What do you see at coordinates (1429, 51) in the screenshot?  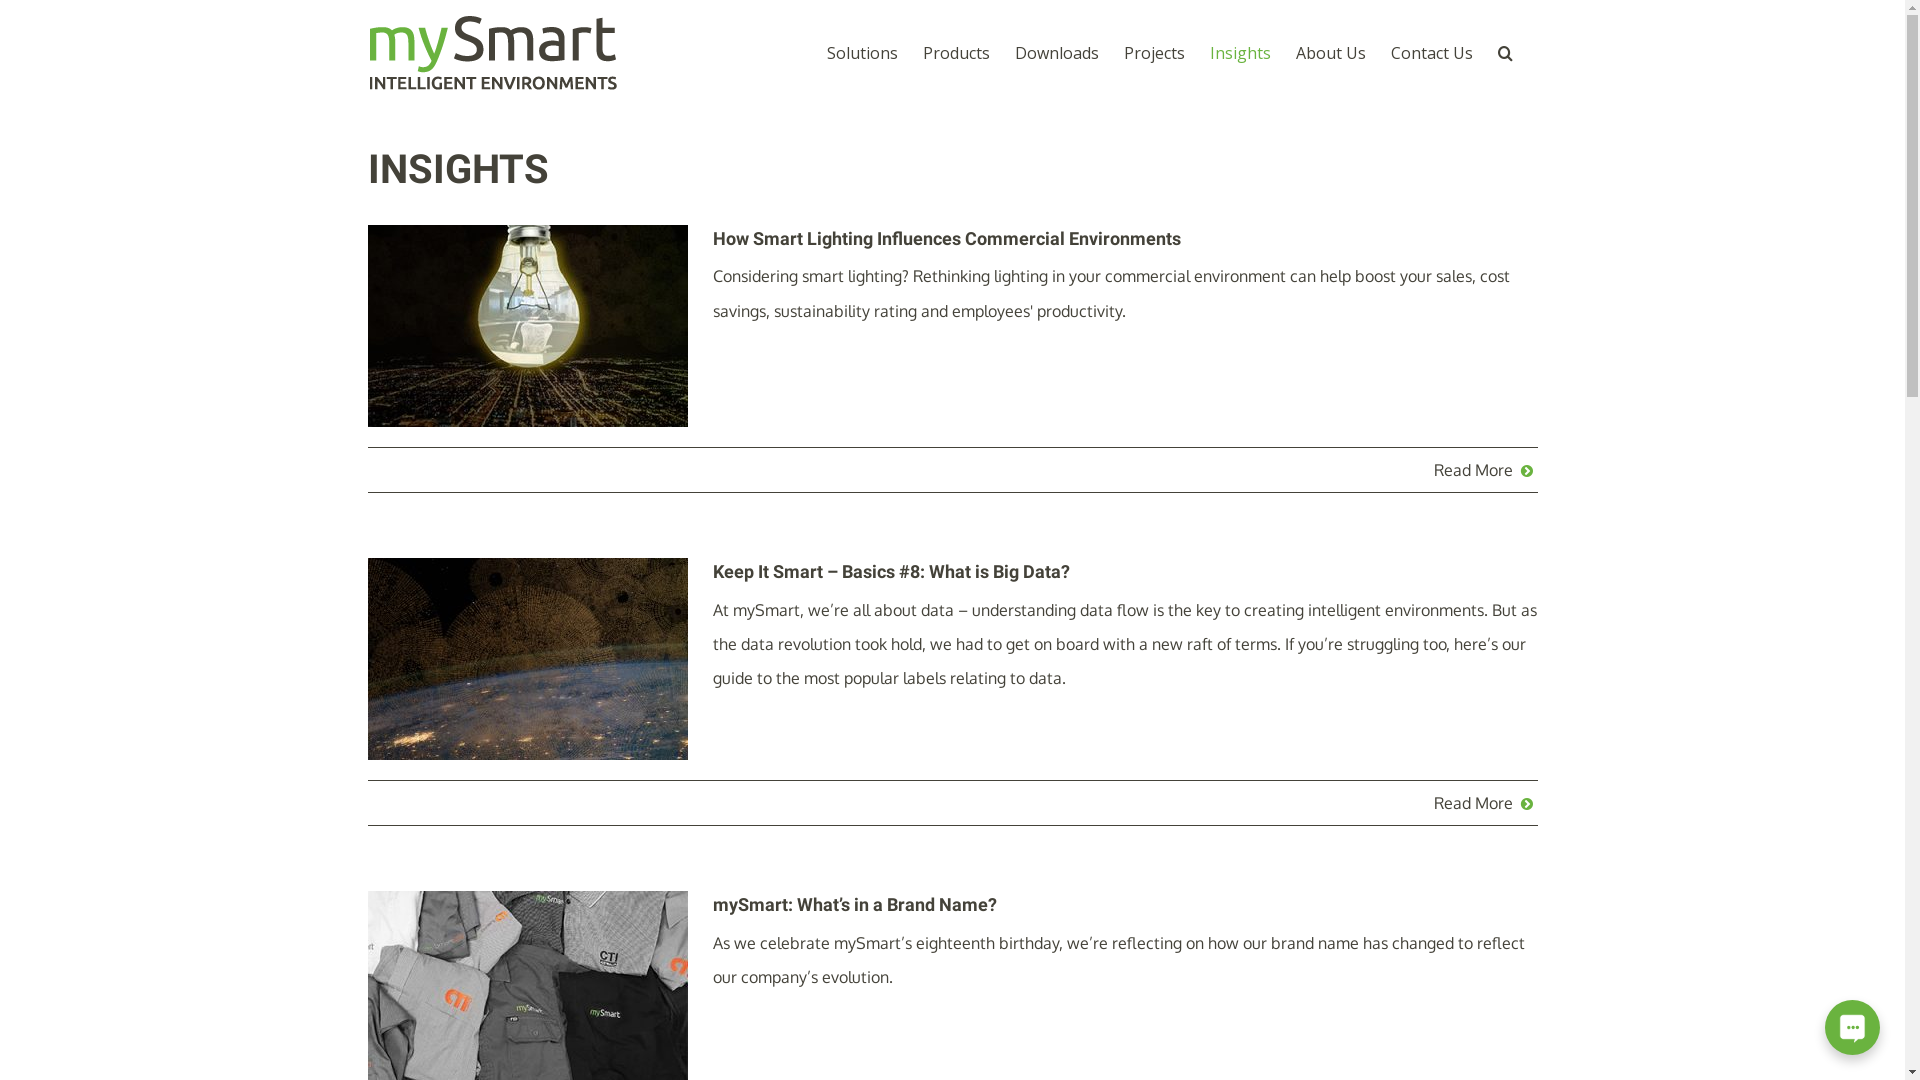 I see `'Contact Us'` at bounding box center [1429, 51].